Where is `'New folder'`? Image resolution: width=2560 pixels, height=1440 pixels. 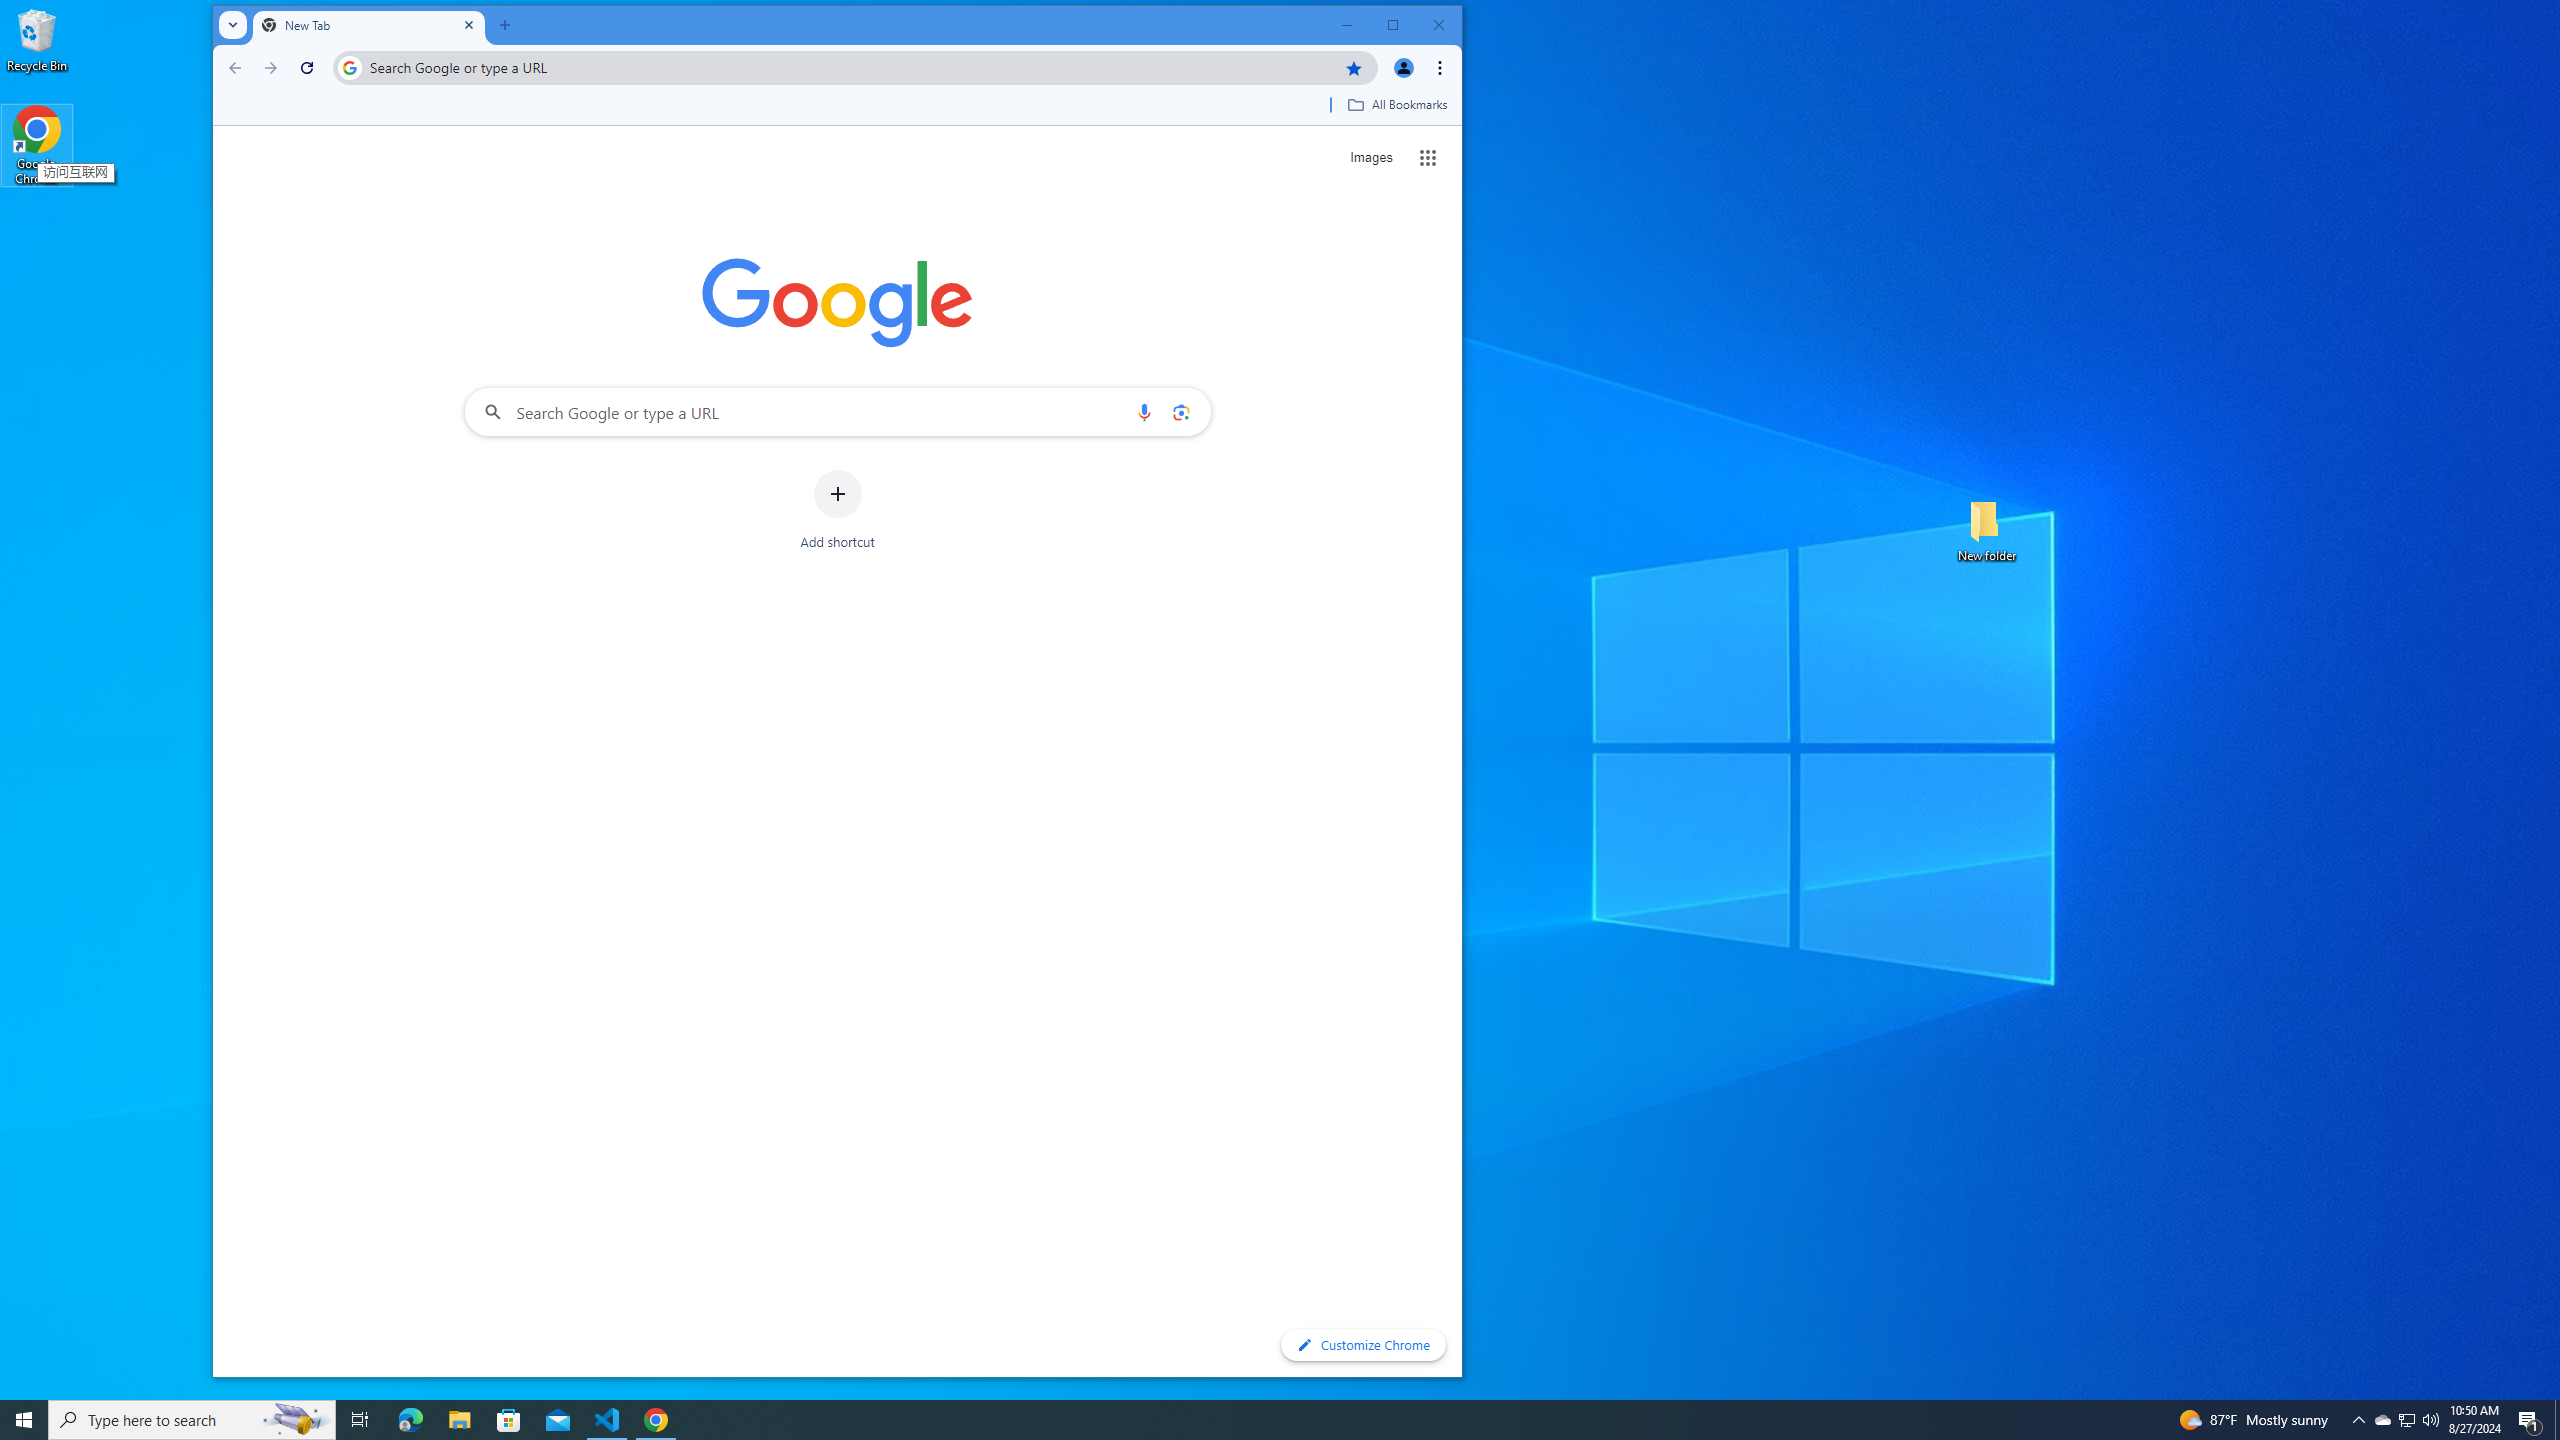
'New folder' is located at coordinates (1986, 528).